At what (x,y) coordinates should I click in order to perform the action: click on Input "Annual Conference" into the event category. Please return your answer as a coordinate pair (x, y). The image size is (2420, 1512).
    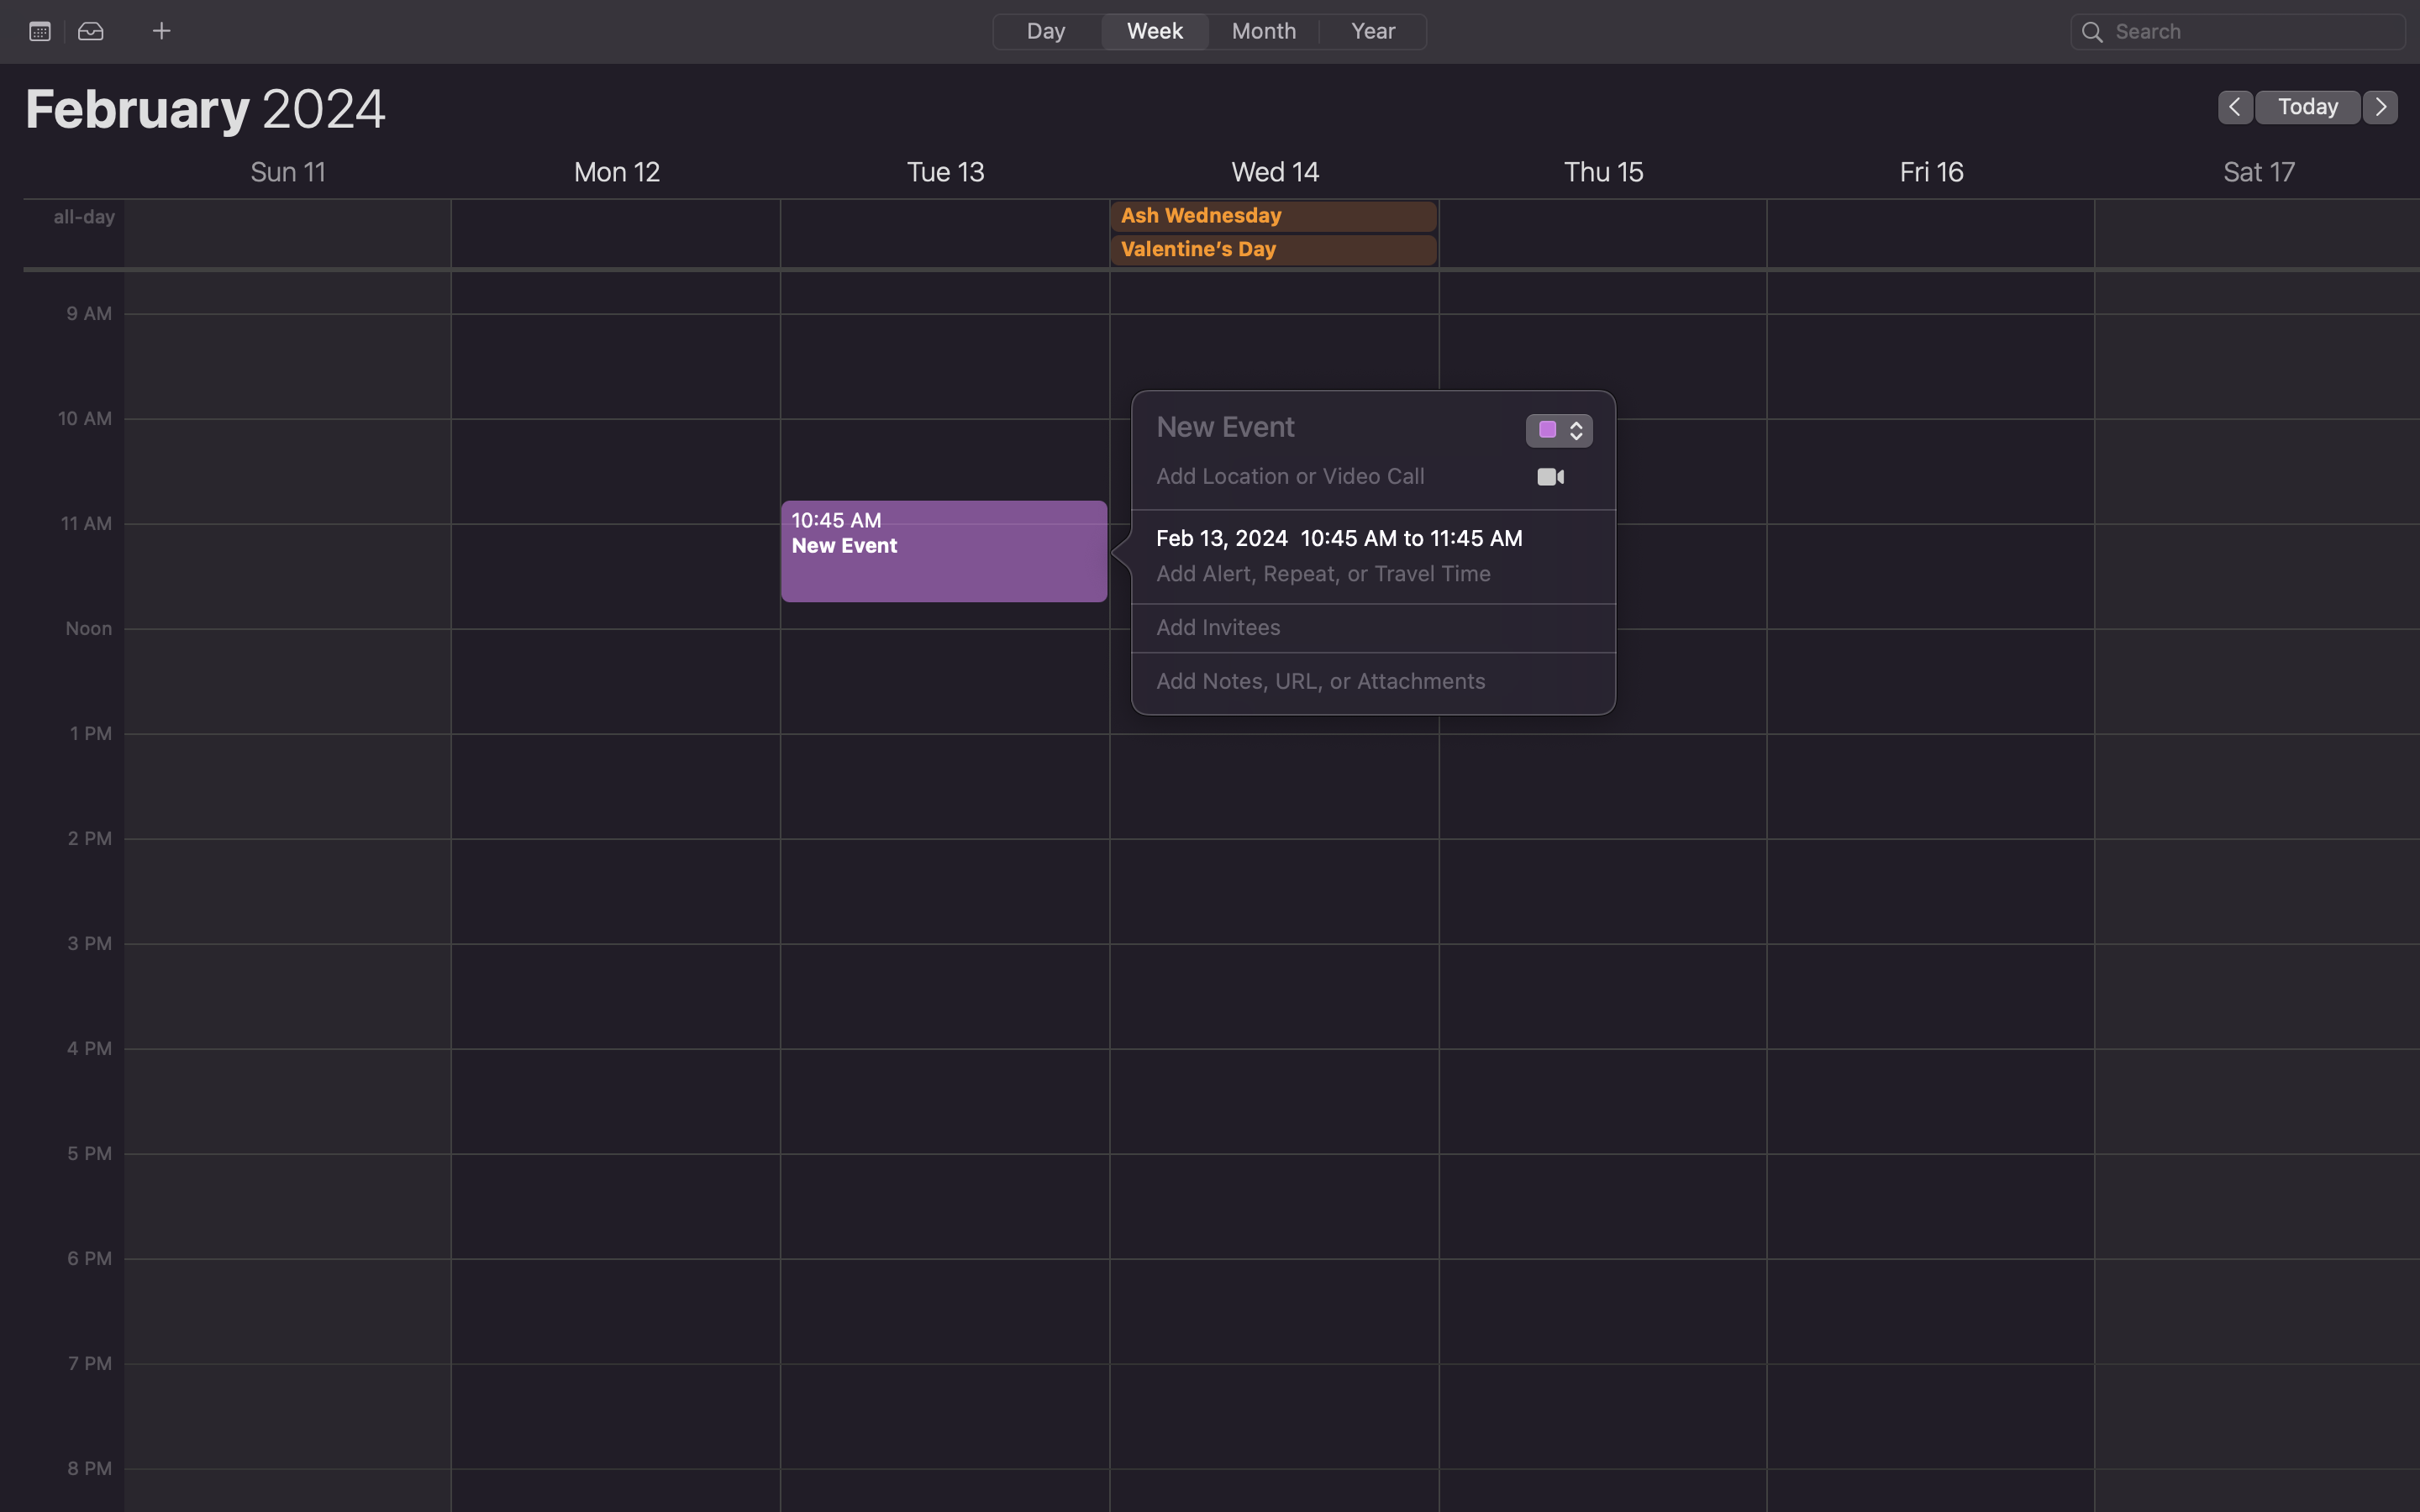
    Looking at the image, I should click on (1545, 433).